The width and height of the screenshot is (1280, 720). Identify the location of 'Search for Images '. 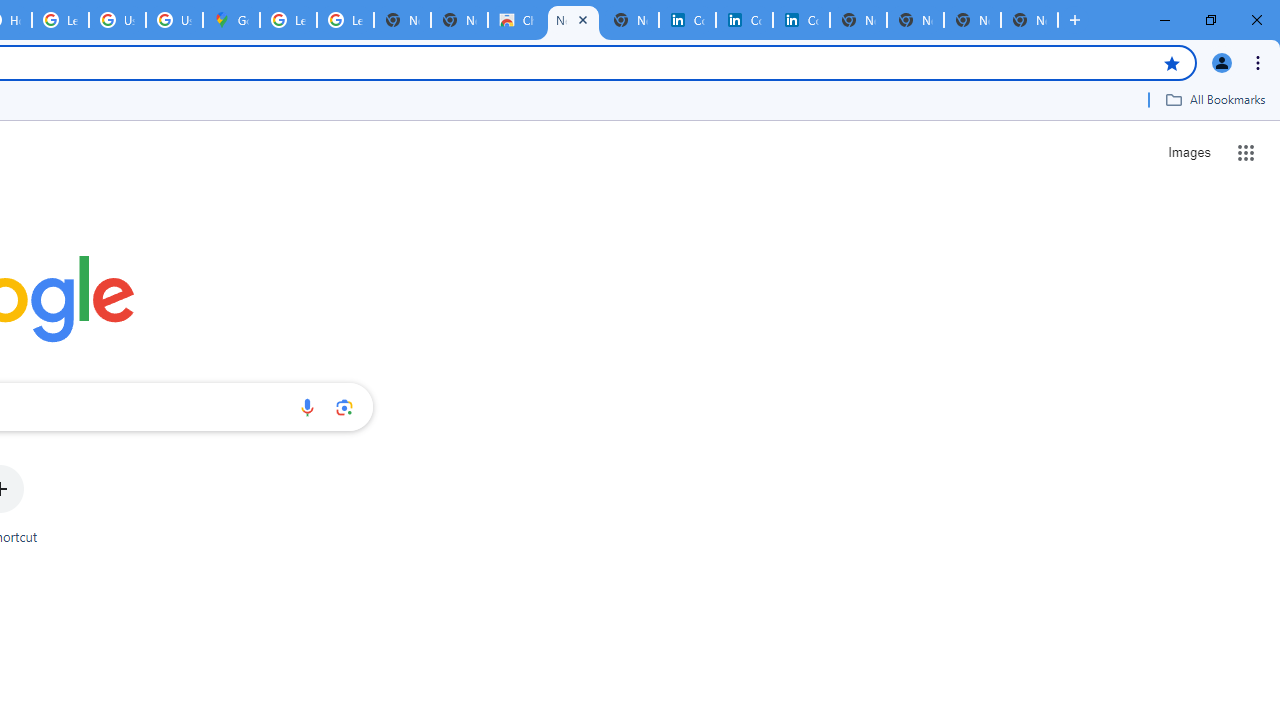
(1189, 152).